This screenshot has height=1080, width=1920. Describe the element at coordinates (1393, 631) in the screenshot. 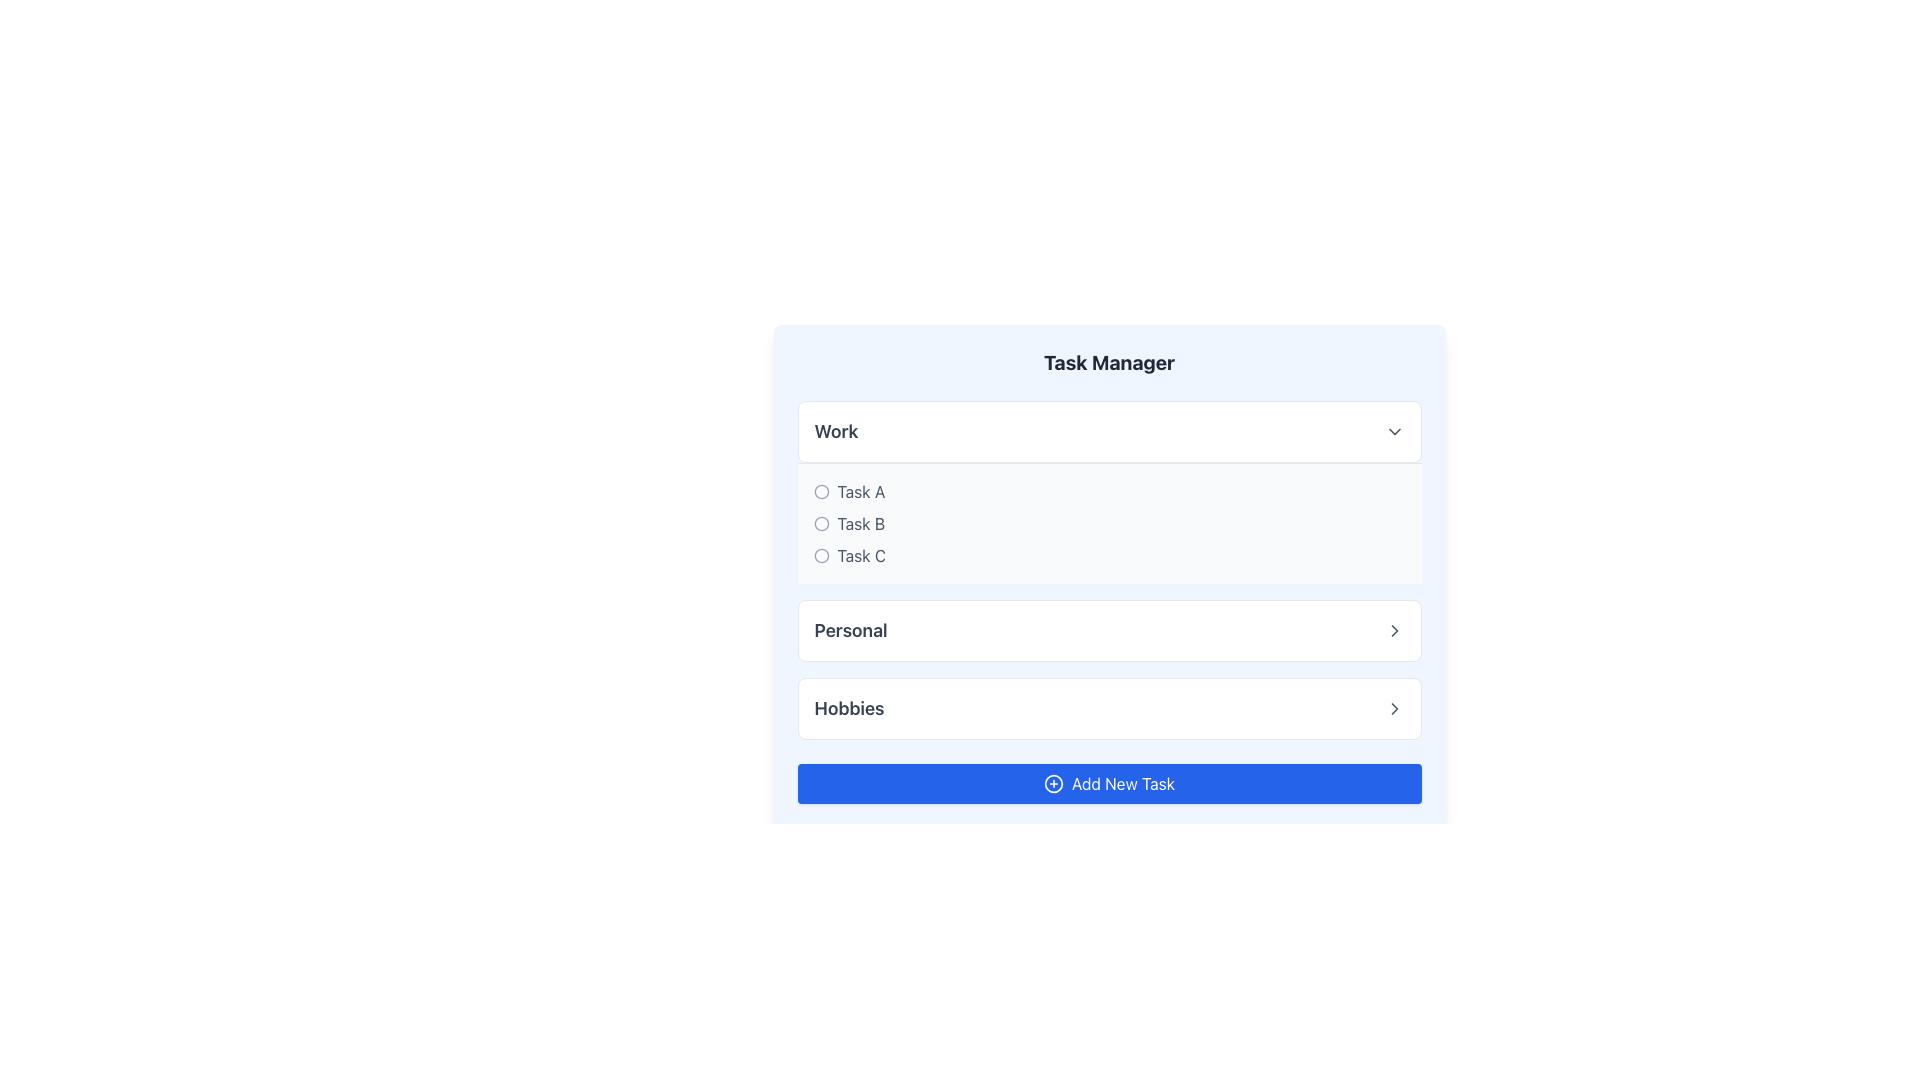

I see `the right-facing chevron icon in the 'Personal' section of the Task Manager interface` at that location.